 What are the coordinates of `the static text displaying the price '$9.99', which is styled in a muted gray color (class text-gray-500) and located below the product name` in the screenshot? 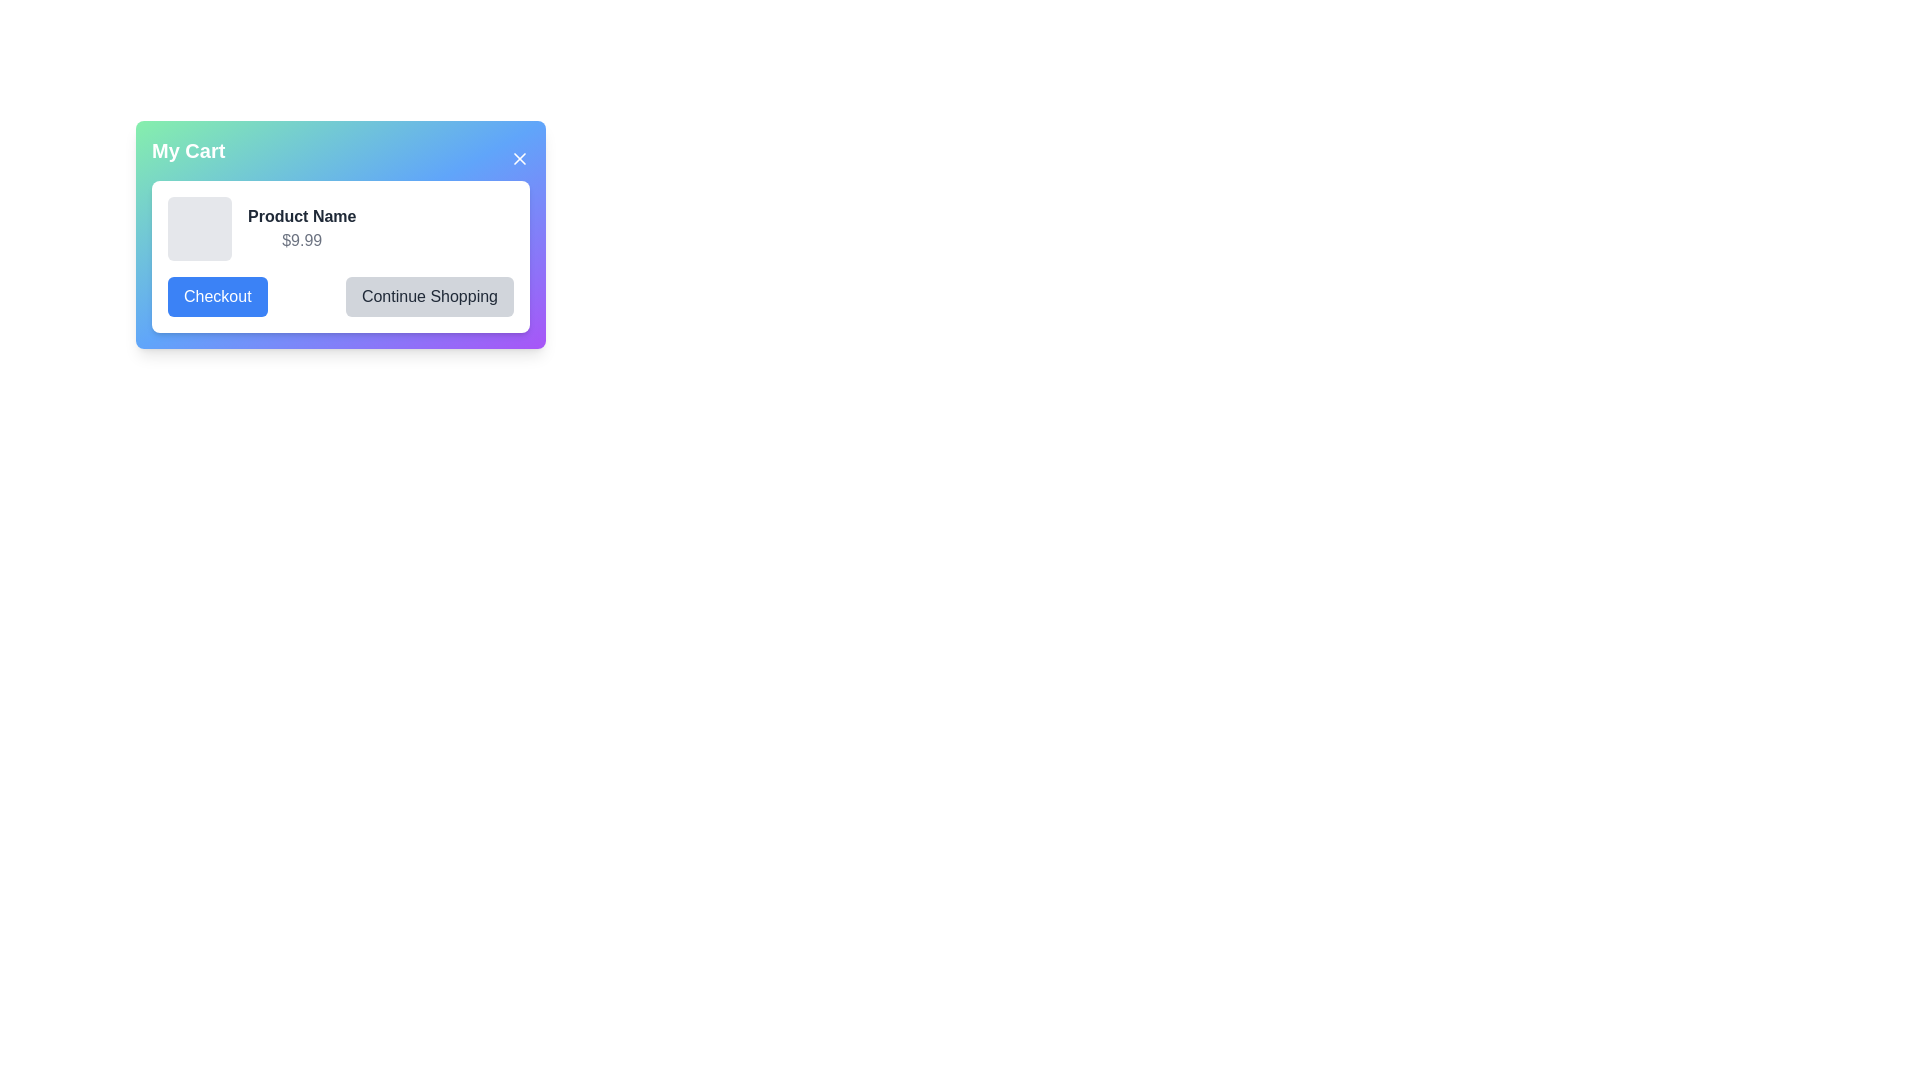 It's located at (301, 239).